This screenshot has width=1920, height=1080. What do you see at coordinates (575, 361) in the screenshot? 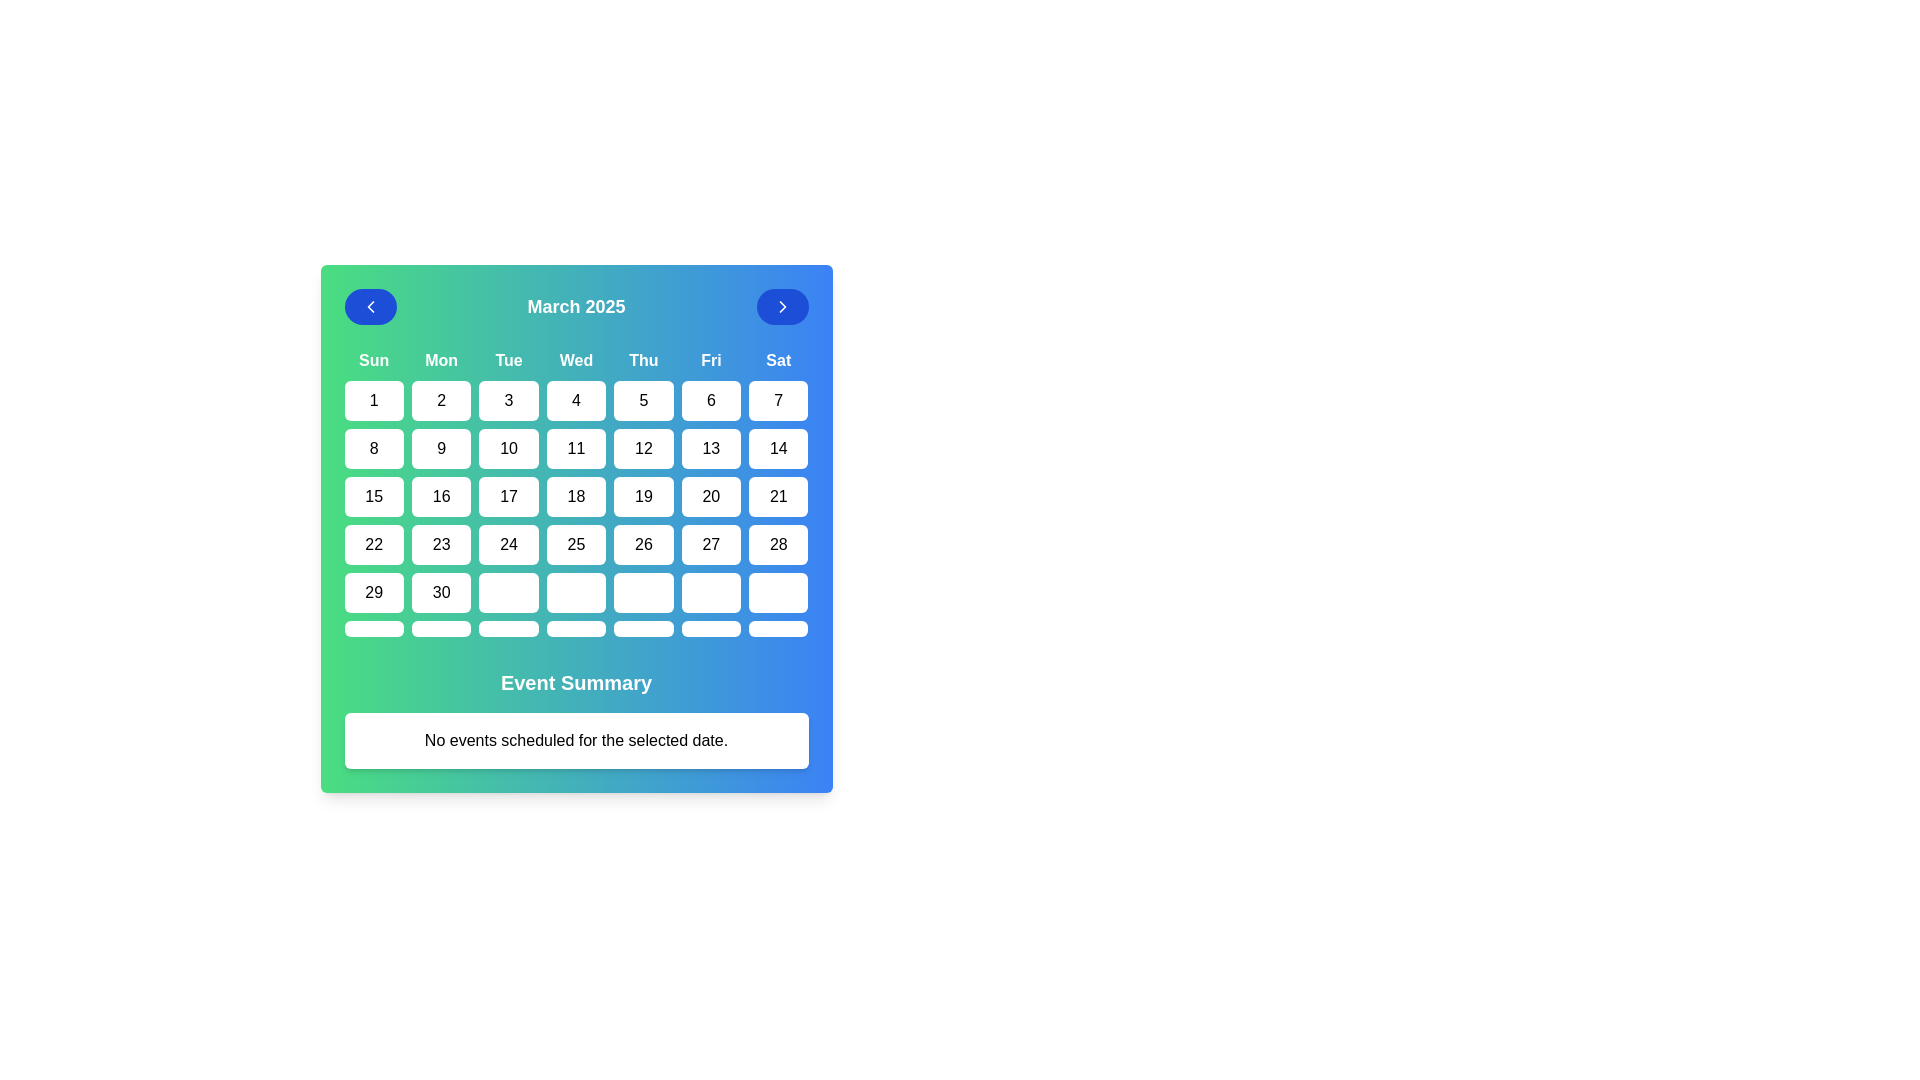
I see `the non-interactive label representing Wednesday in the calendar view, which is the fourth header label in the weekday row` at bounding box center [575, 361].